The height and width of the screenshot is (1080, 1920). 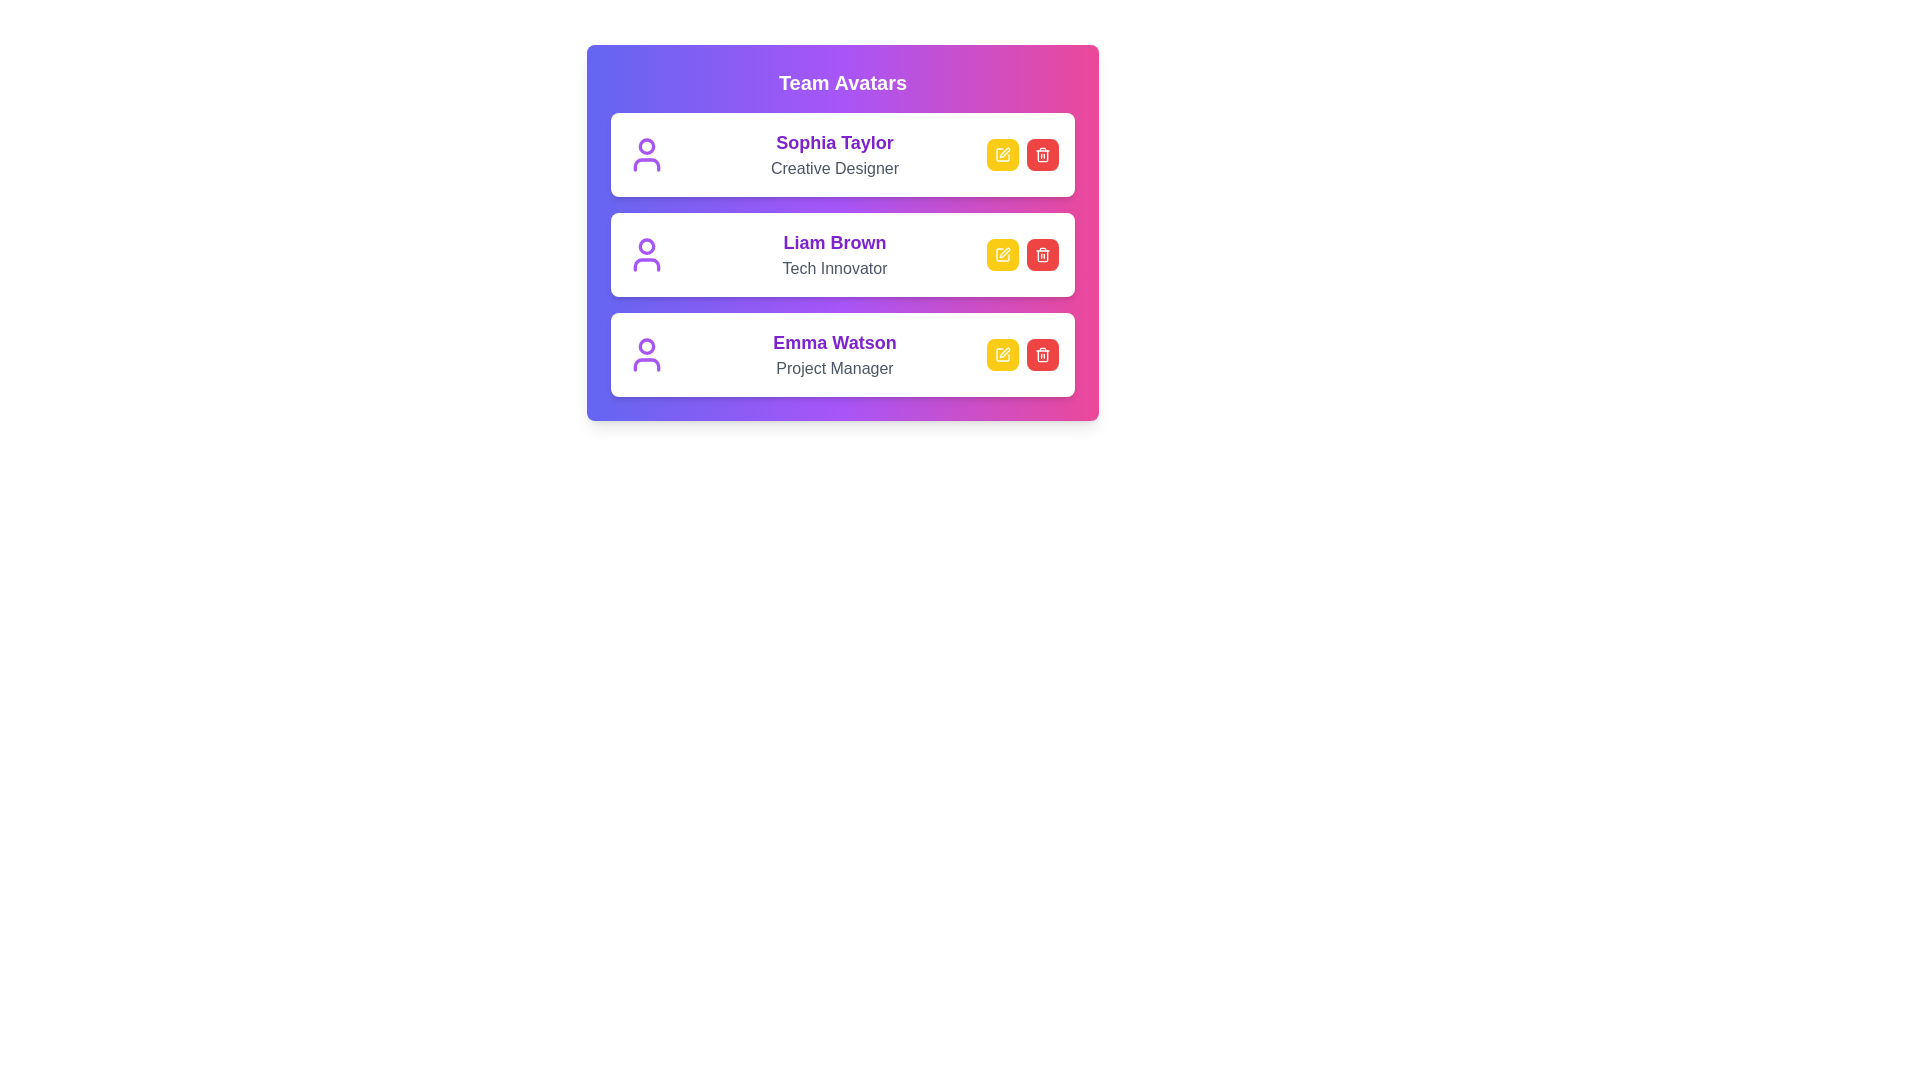 I want to click on the red circular delete button with a trash can icon located on the far right of the second row of user profiles, so click(x=1041, y=253).